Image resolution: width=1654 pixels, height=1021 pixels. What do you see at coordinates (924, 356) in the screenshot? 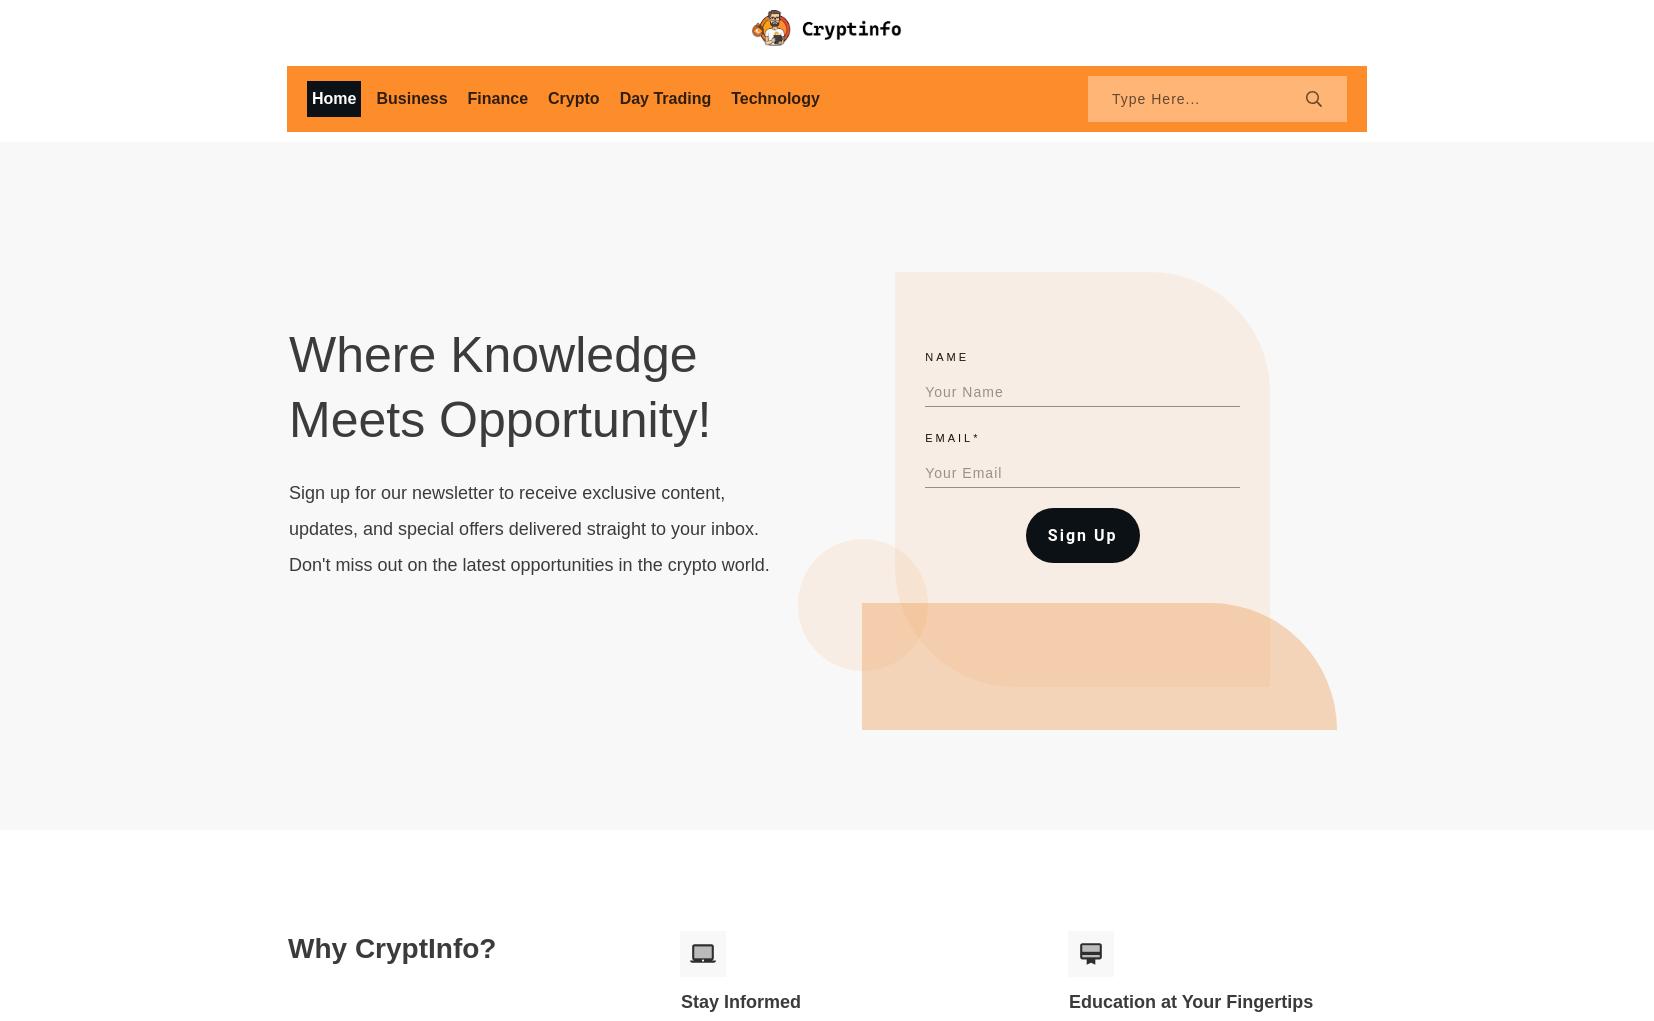
I see `'Name'` at bounding box center [924, 356].